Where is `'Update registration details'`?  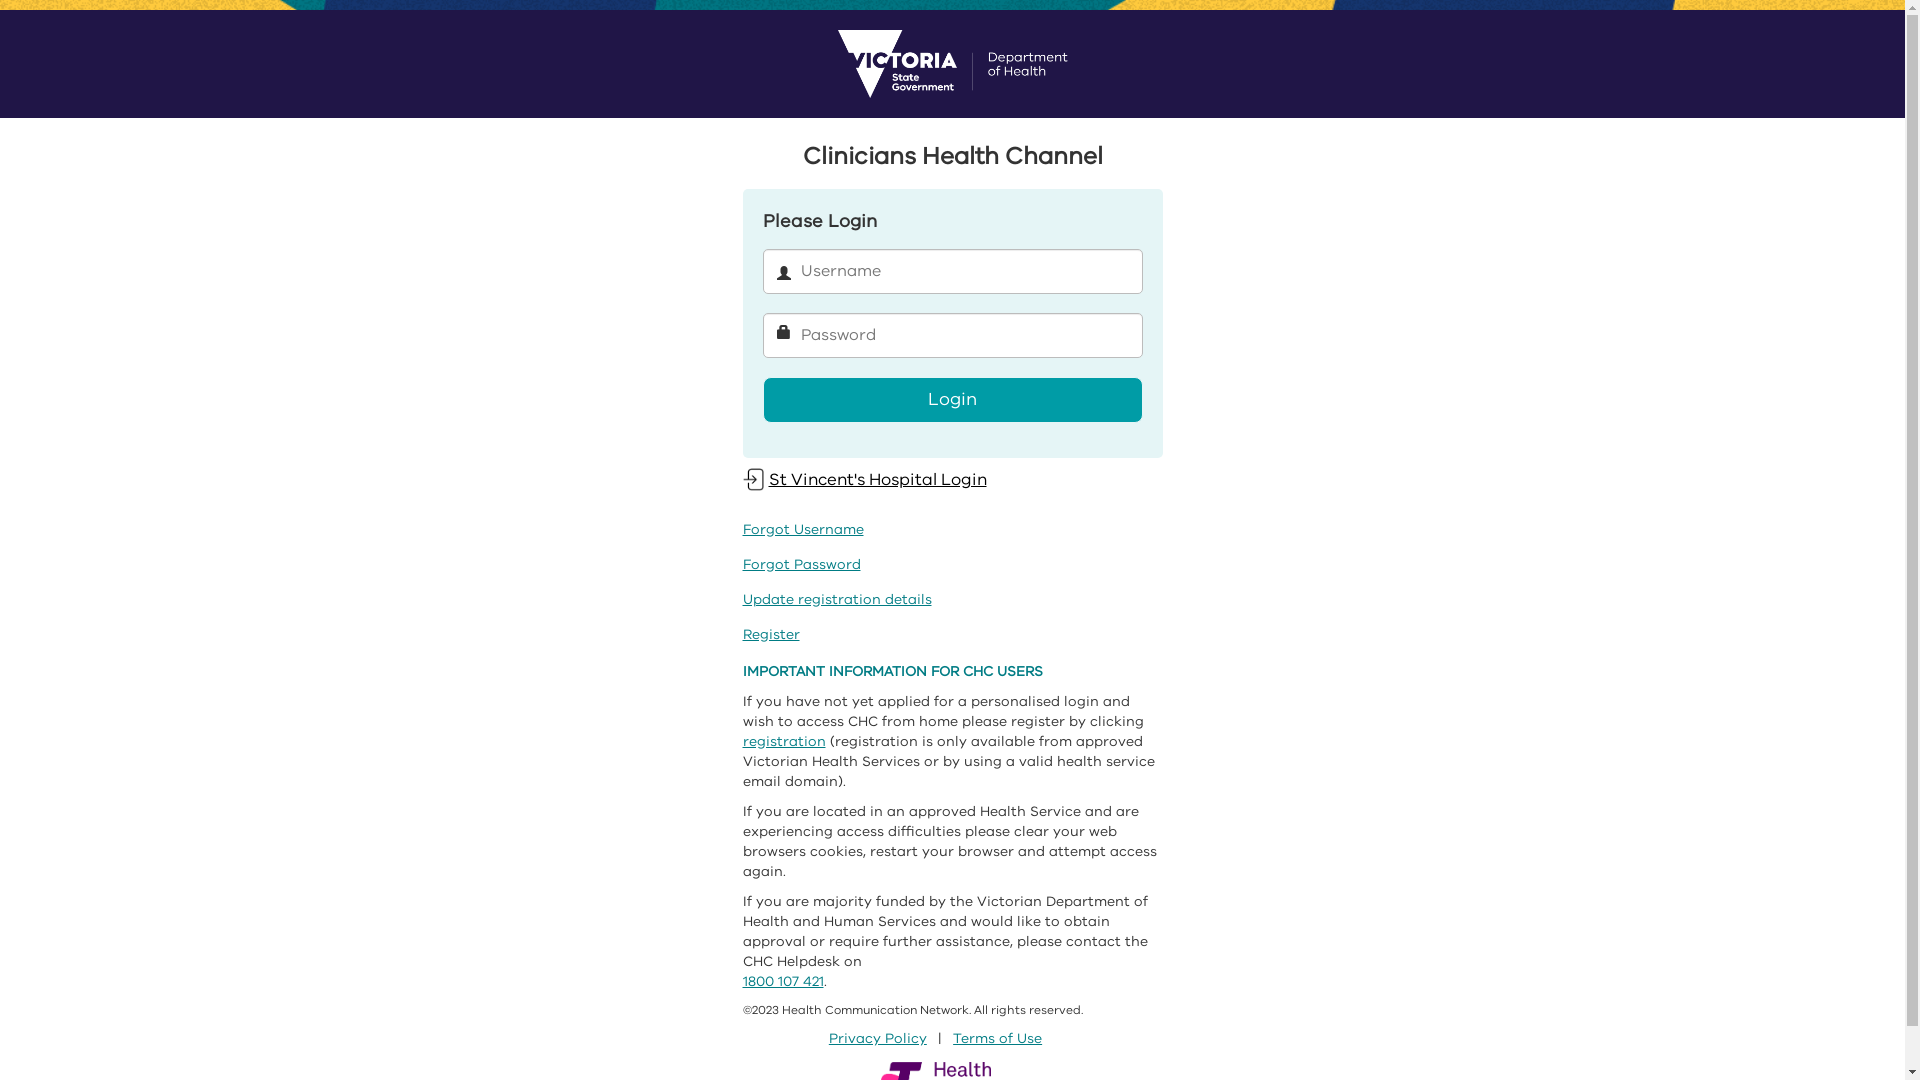
'Update registration details' is located at coordinates (836, 598).